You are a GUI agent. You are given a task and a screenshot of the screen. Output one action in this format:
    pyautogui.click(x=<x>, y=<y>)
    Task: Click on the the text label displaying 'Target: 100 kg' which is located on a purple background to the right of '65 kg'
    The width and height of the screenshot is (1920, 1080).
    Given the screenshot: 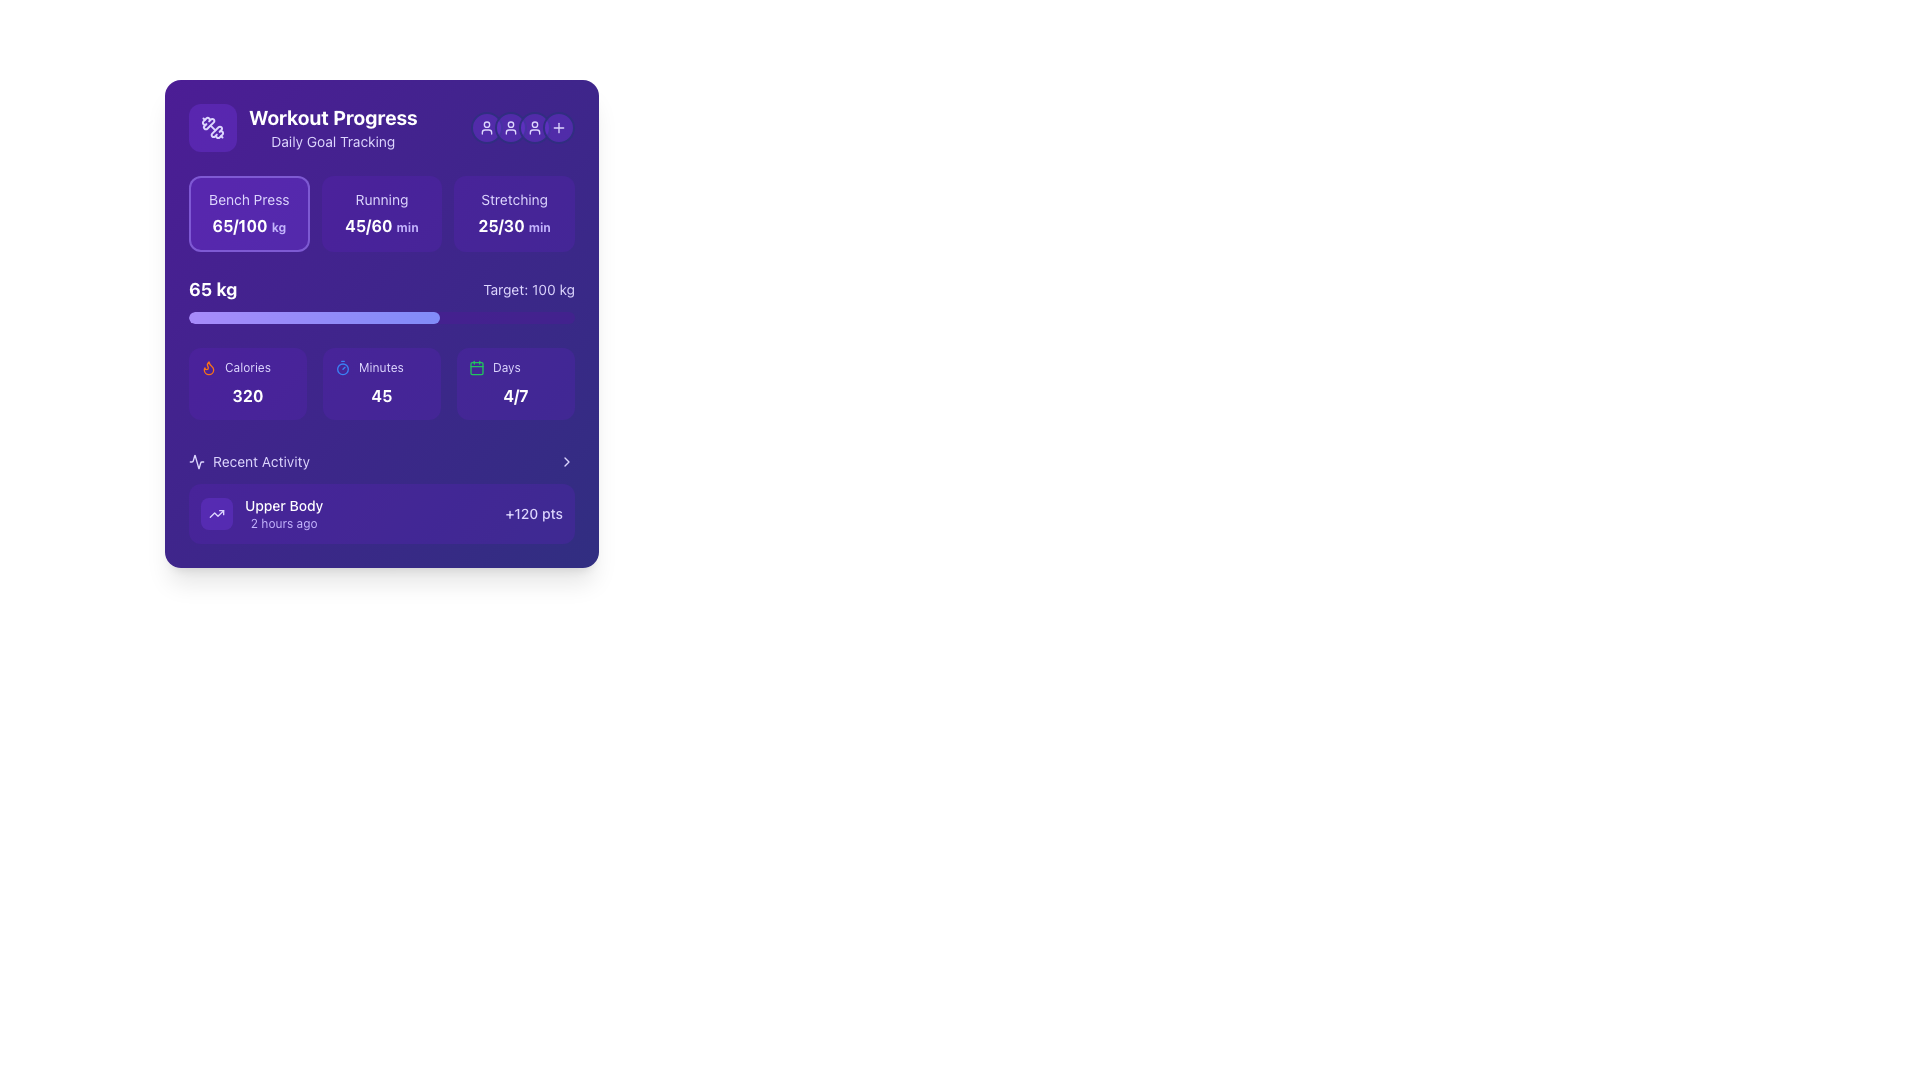 What is the action you would take?
    pyautogui.click(x=529, y=289)
    